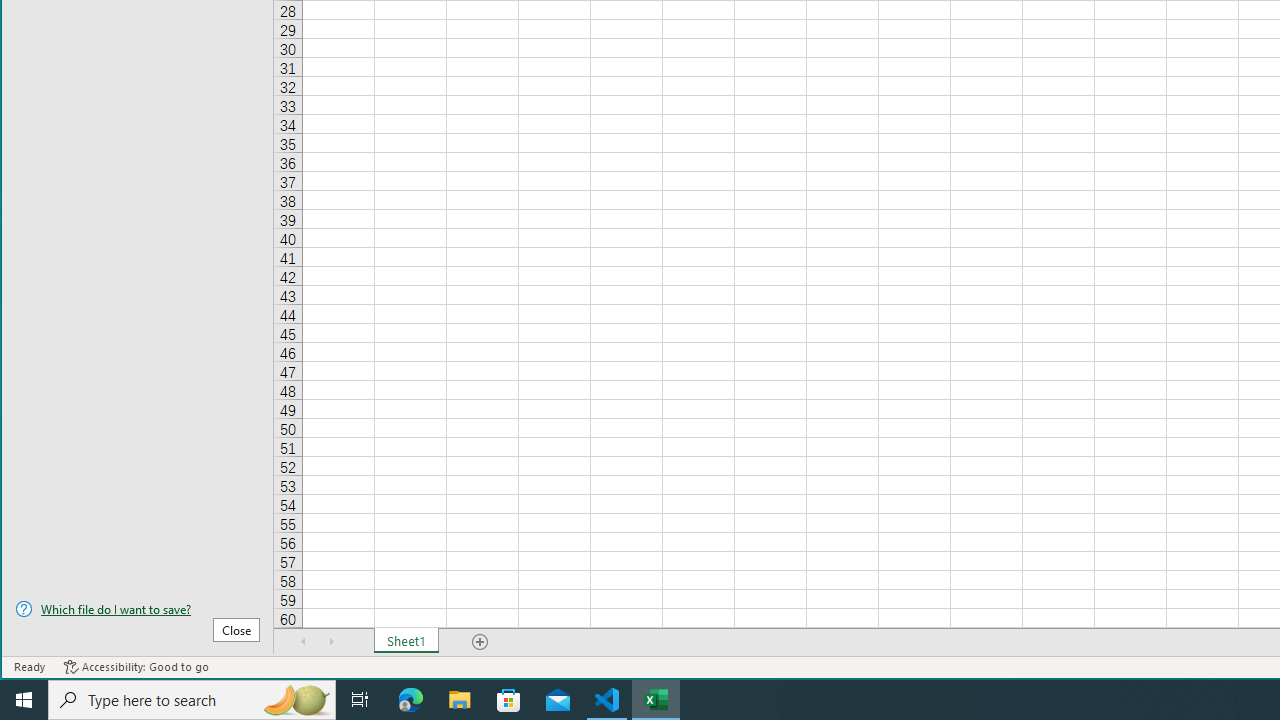 Image resolution: width=1280 pixels, height=720 pixels. What do you see at coordinates (359, 698) in the screenshot?
I see `'Task View'` at bounding box center [359, 698].